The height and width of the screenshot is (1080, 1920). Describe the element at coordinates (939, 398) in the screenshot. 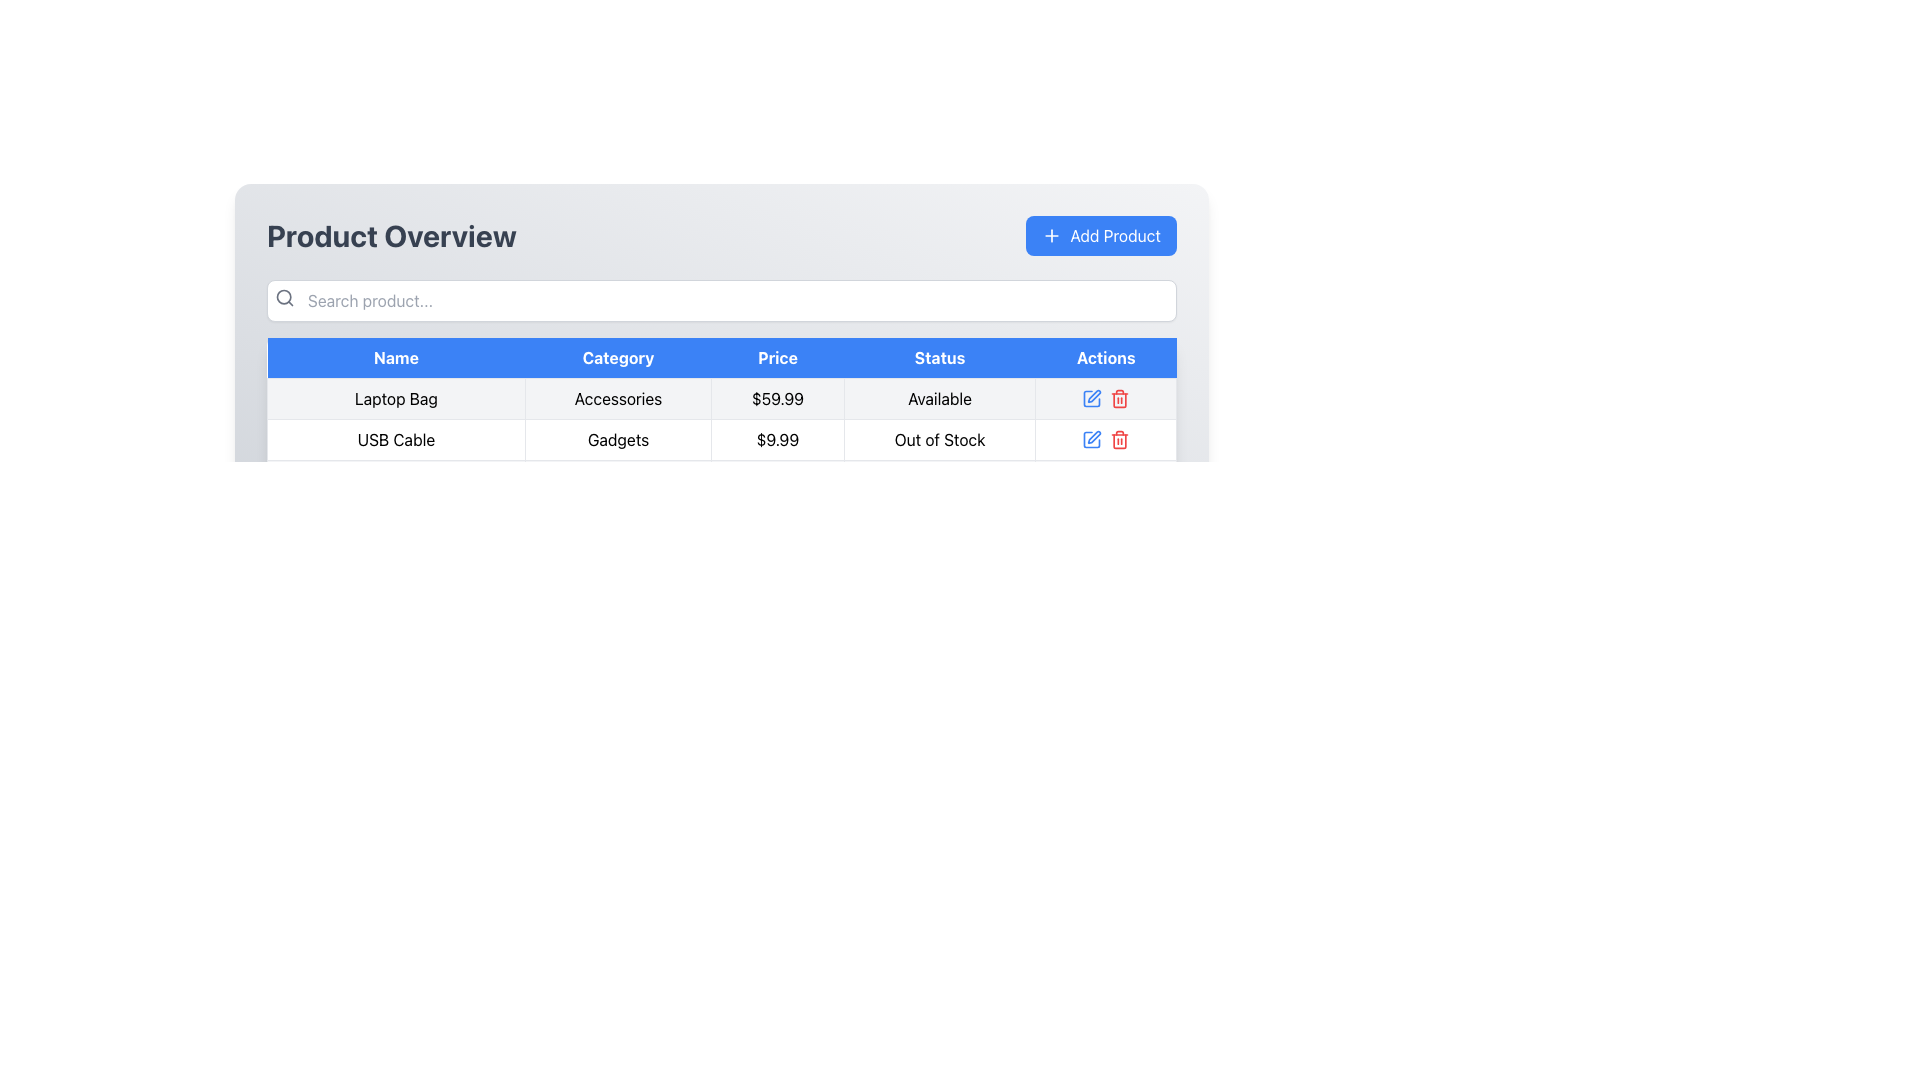

I see `the 'Available' text label in the Status column of the Laptop Bag product entry to read its value` at that location.